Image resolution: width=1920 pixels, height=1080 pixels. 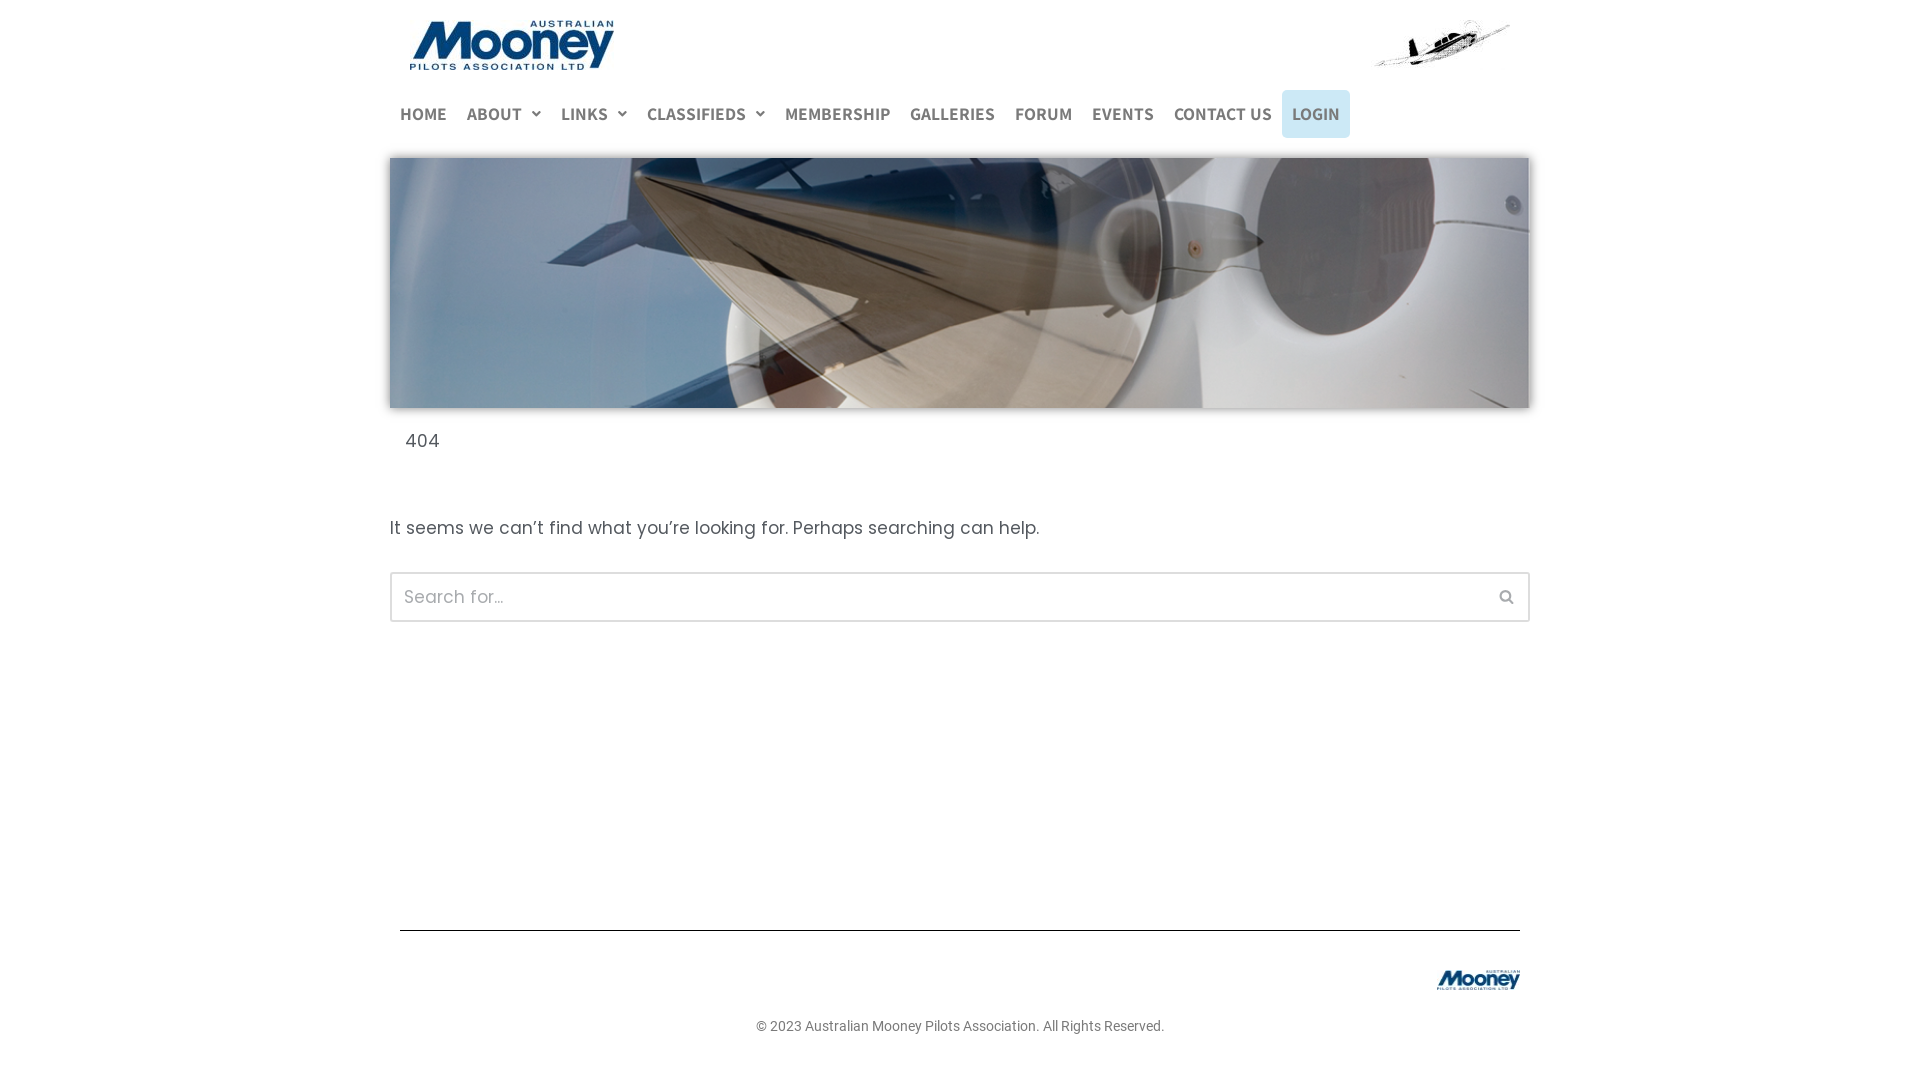 What do you see at coordinates (593, 114) in the screenshot?
I see `'LINKS'` at bounding box center [593, 114].